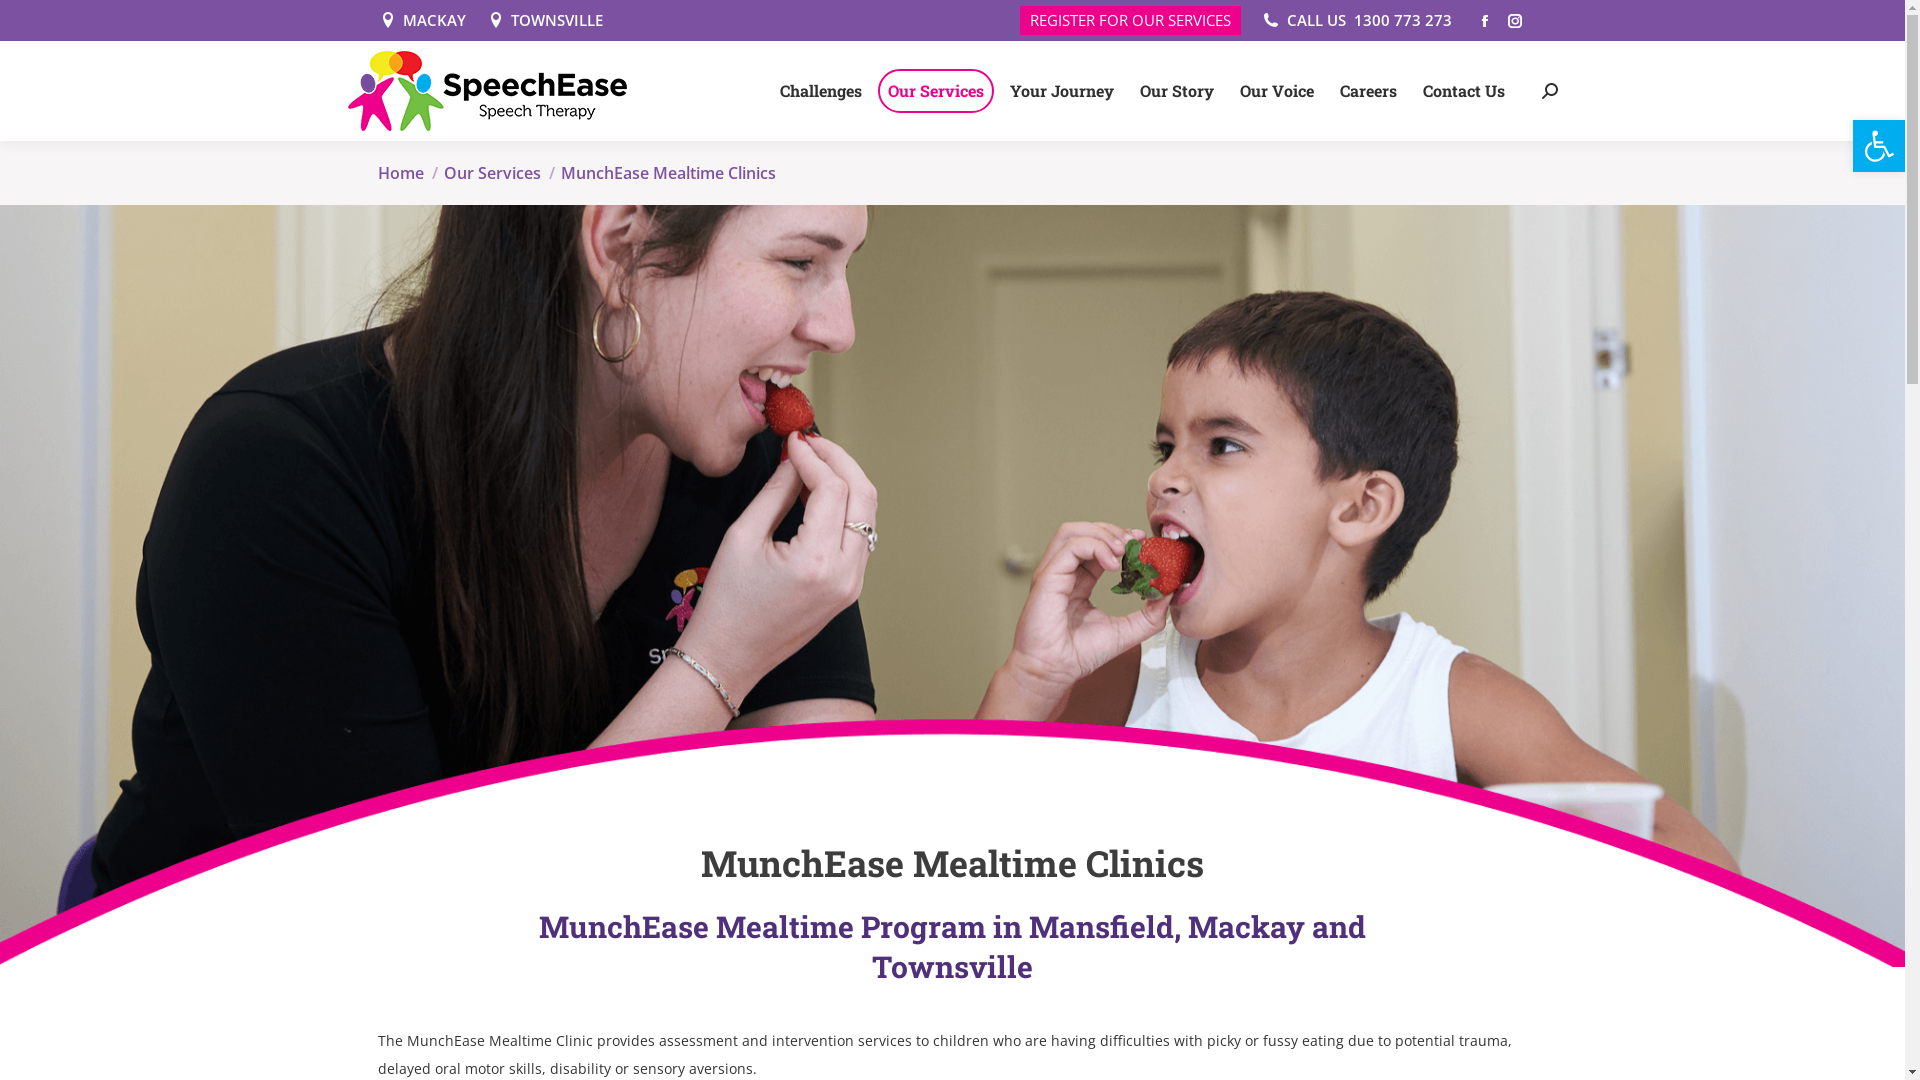 The image size is (1920, 1080). What do you see at coordinates (1130, 20) in the screenshot?
I see `'REGISTER FOR OUR SERVICES'` at bounding box center [1130, 20].